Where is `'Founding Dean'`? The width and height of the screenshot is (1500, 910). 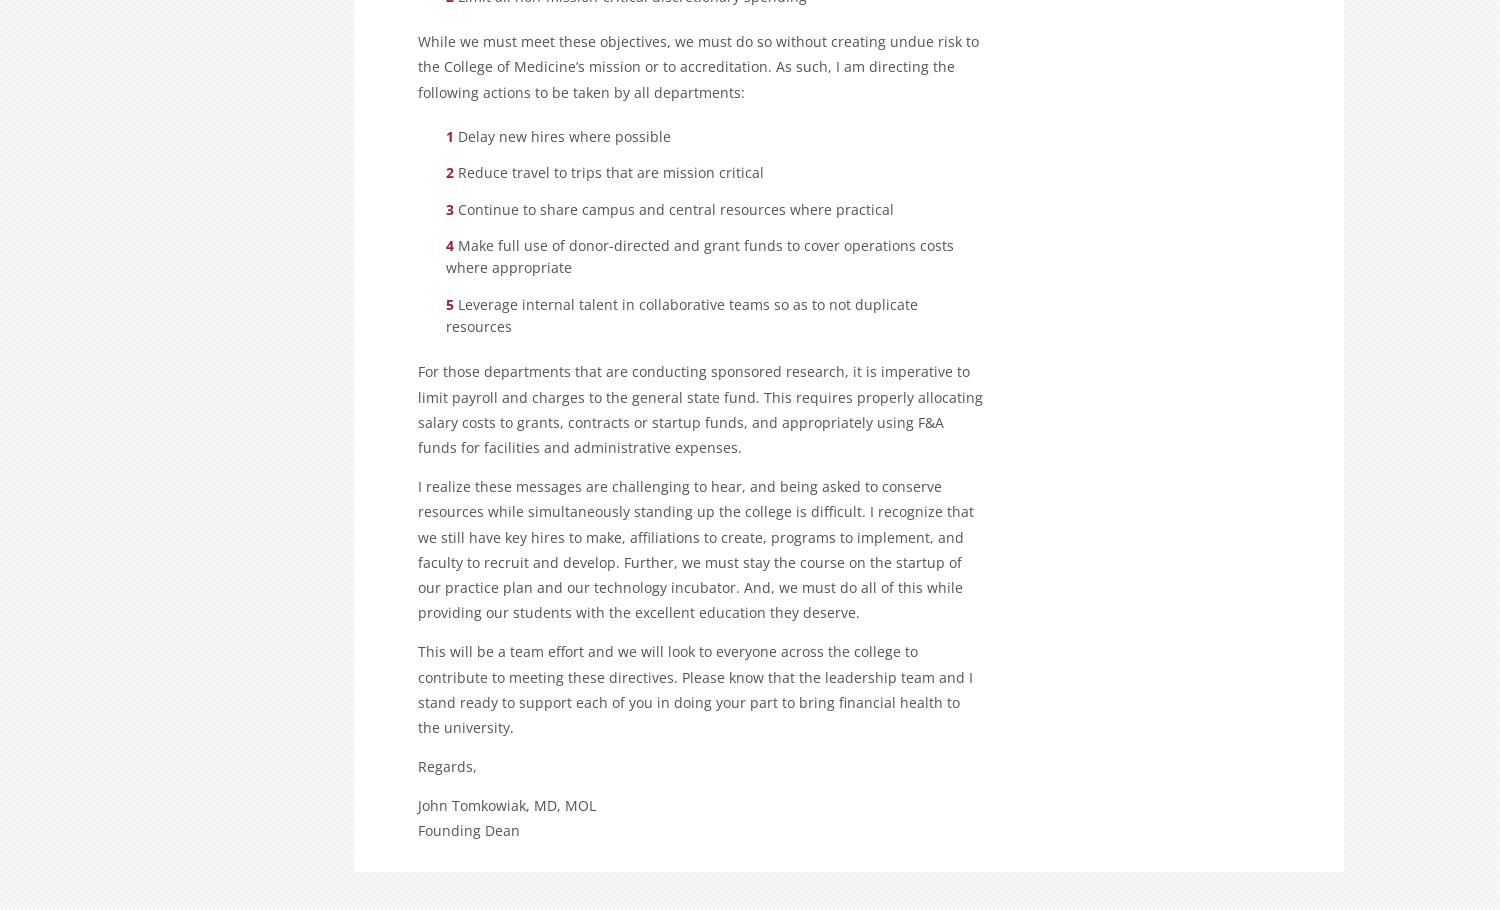
'Founding Dean' is located at coordinates (418, 830).